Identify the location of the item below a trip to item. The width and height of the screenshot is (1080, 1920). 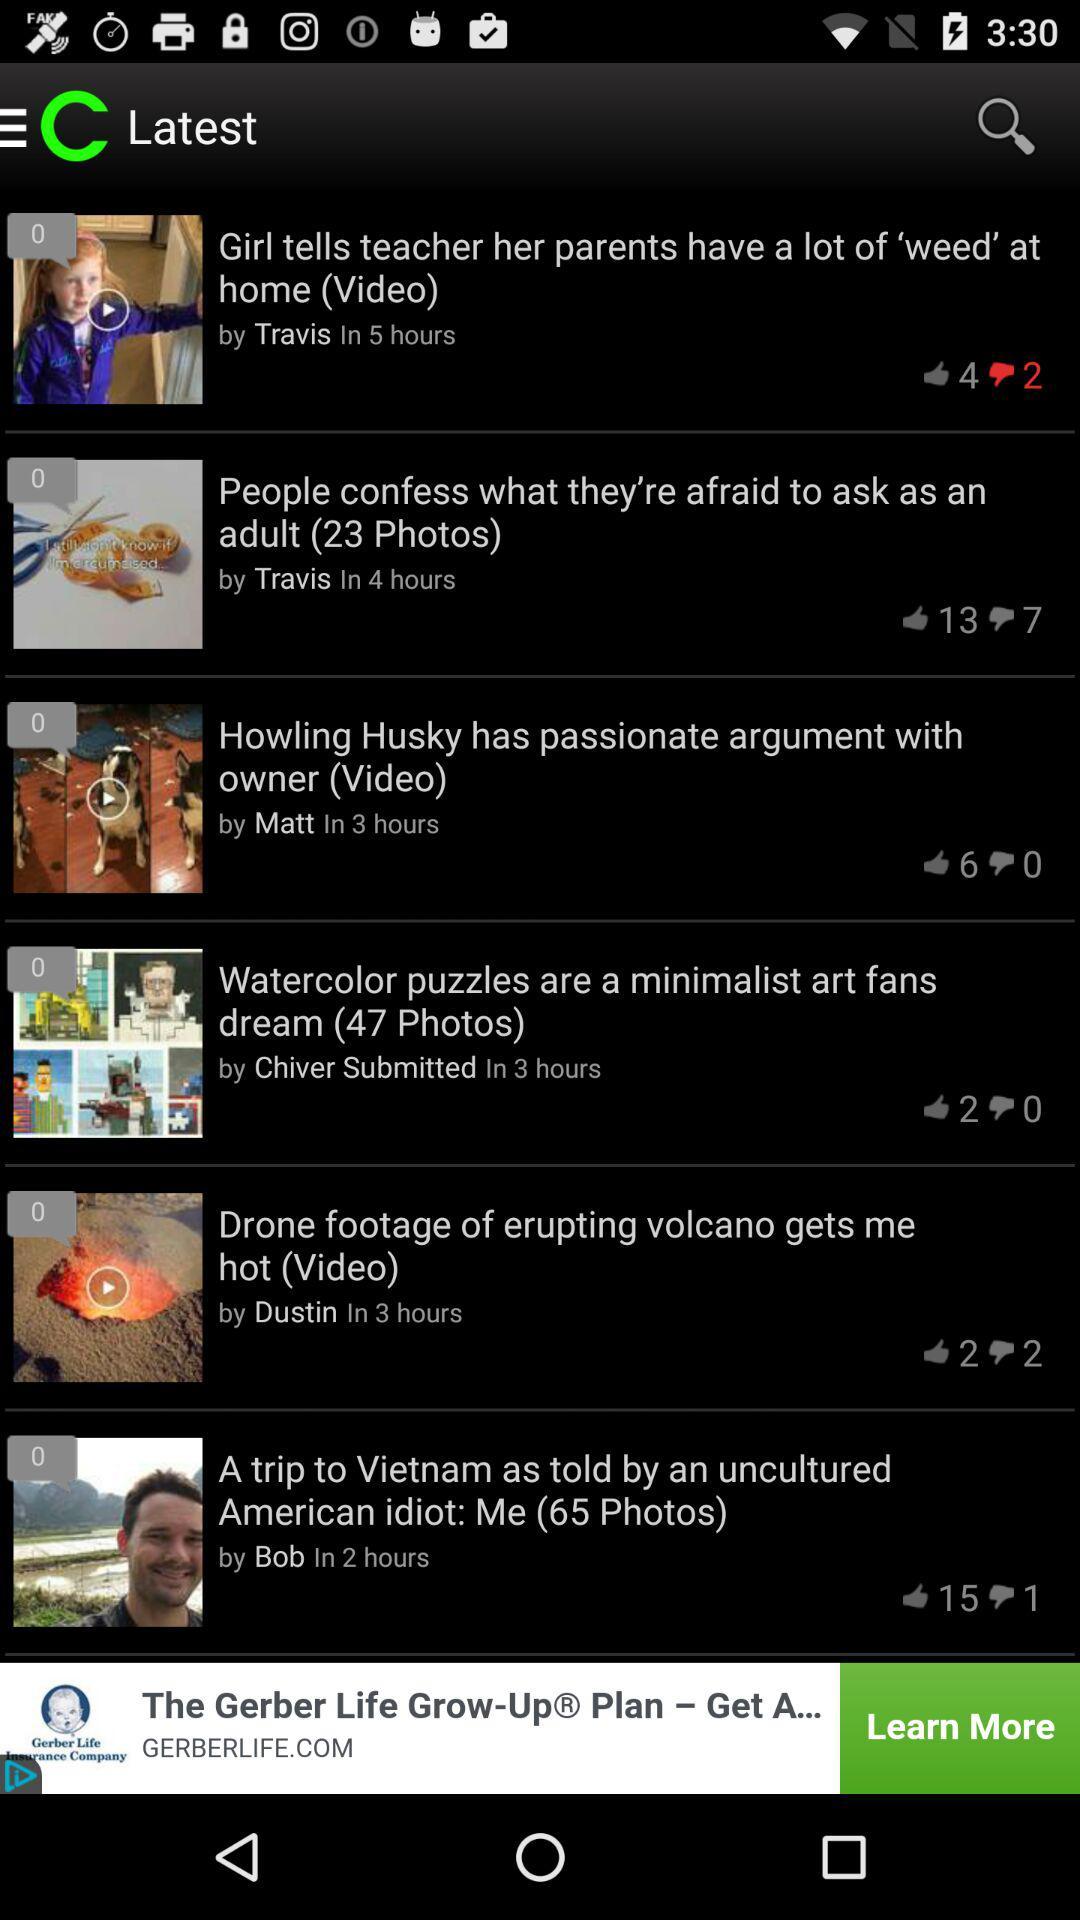
(957, 1595).